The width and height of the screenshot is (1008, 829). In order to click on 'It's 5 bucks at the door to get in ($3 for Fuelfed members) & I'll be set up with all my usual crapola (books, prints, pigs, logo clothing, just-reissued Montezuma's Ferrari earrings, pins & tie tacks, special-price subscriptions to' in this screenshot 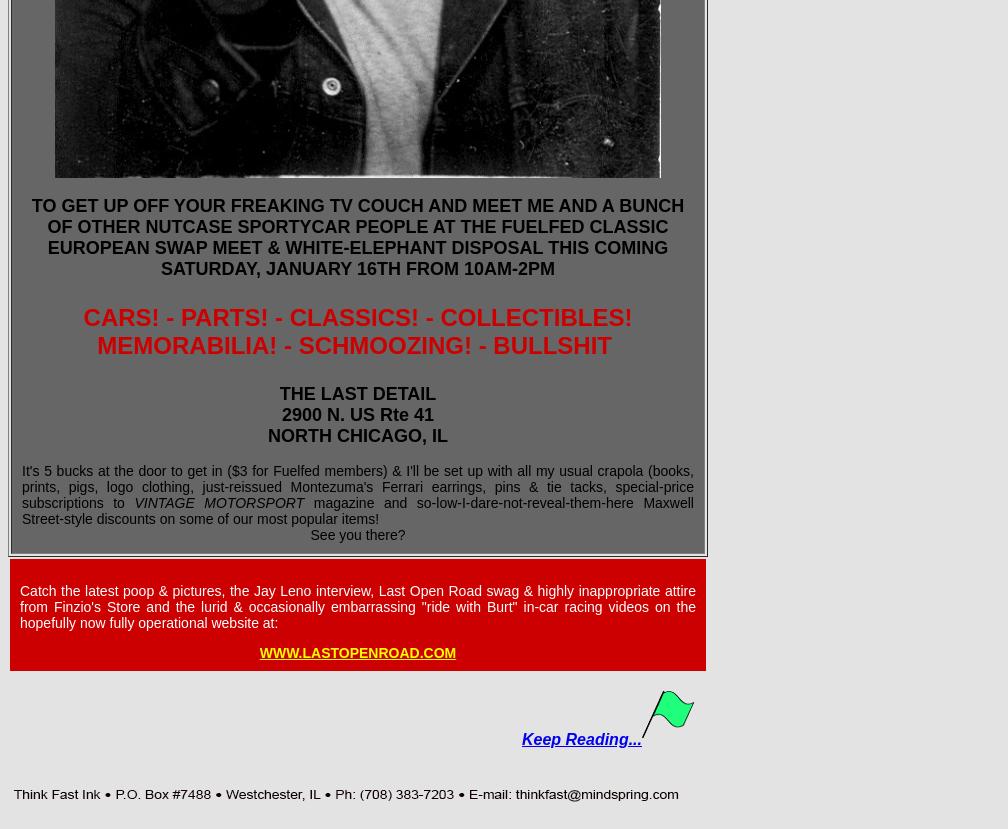, I will do `click(21, 487)`.